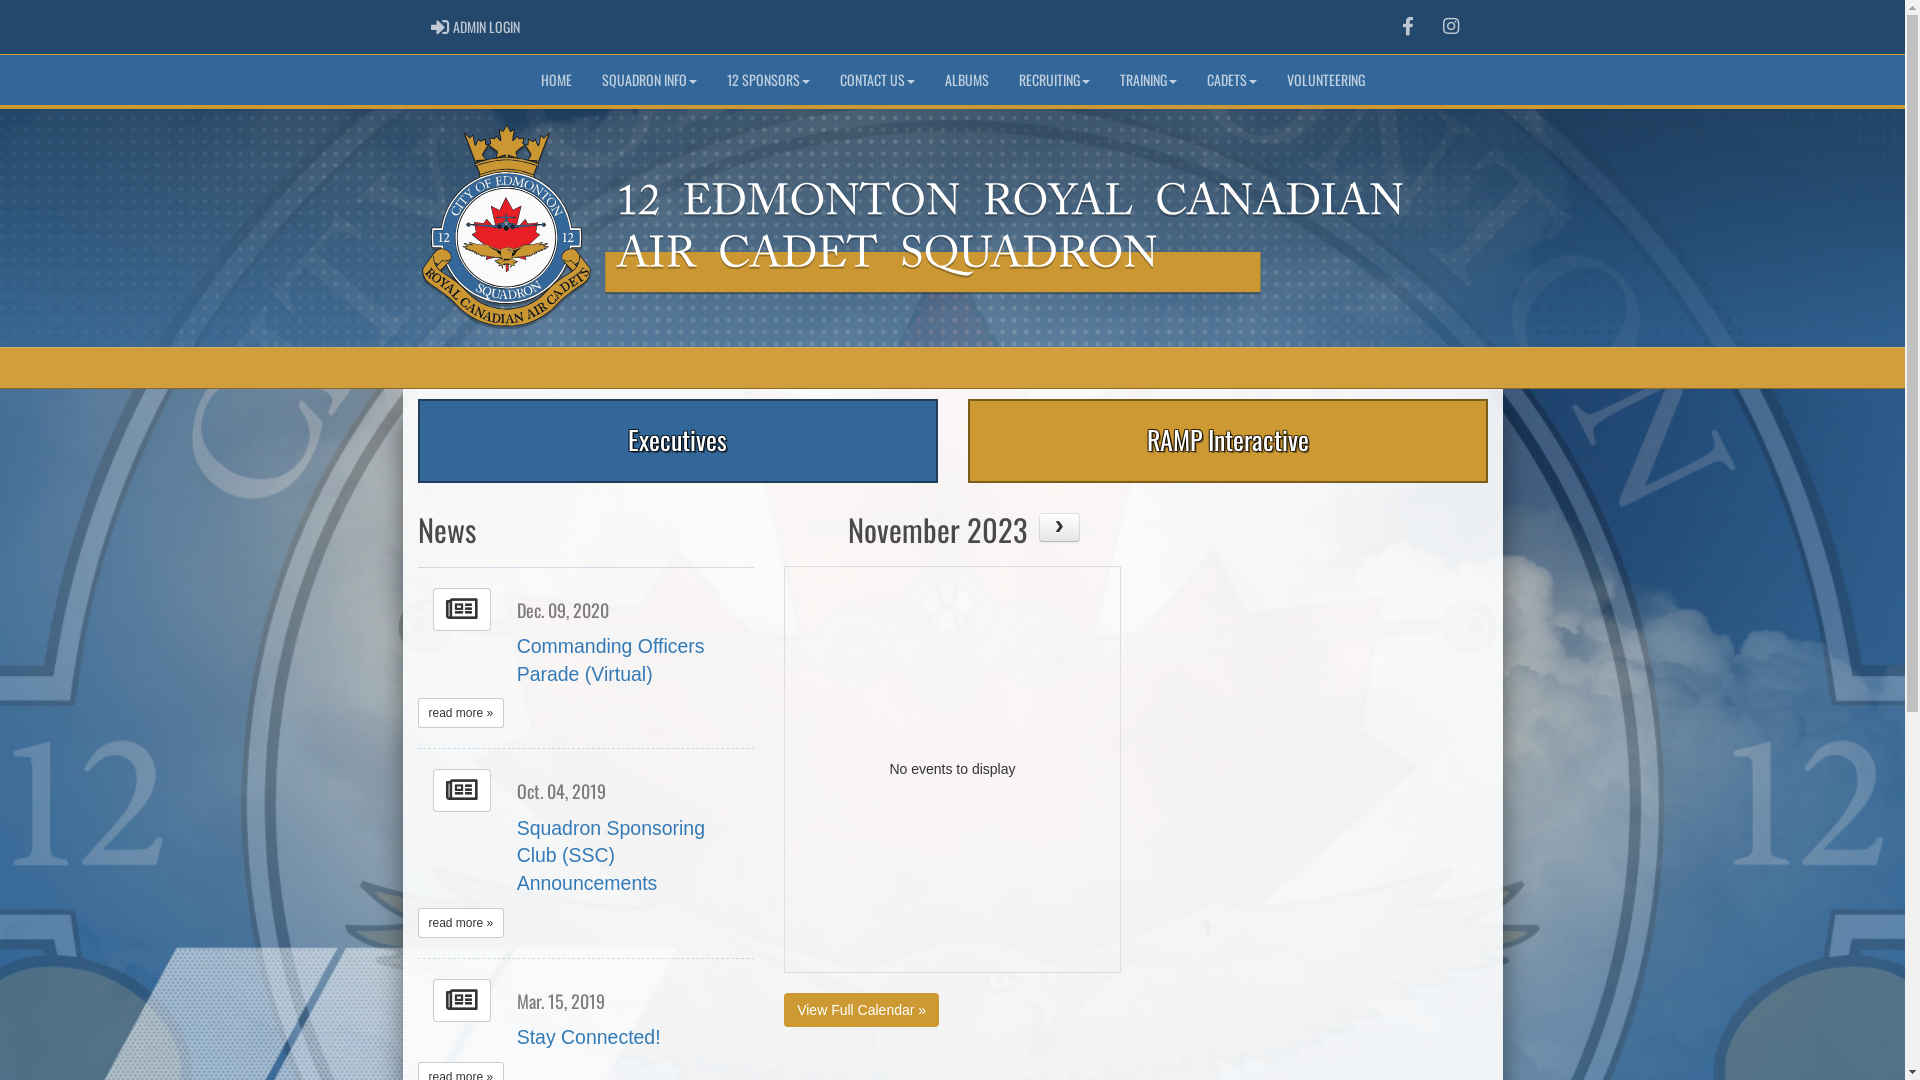 The height and width of the screenshot is (1080, 1920). I want to click on 'Commanding Officers Parade (Virtual)', so click(609, 659).